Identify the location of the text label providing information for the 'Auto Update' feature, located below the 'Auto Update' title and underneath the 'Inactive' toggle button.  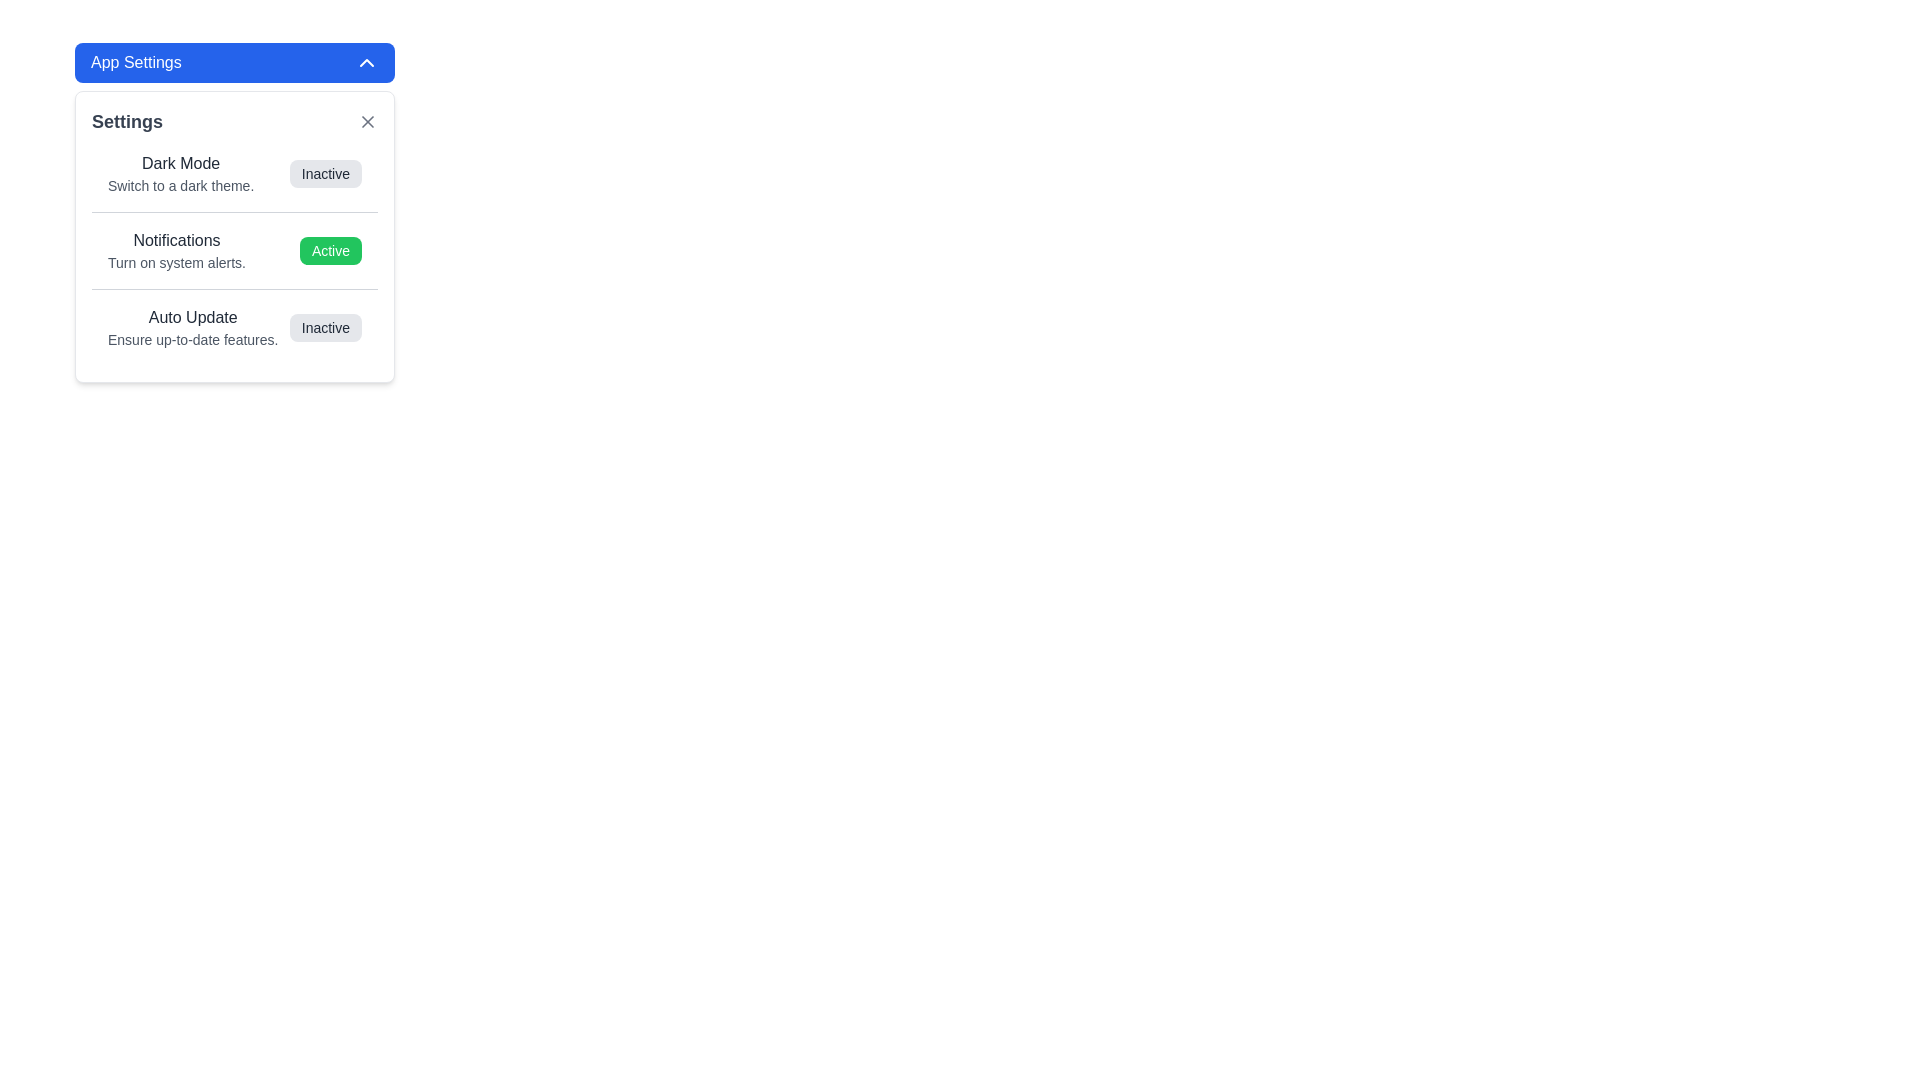
(193, 338).